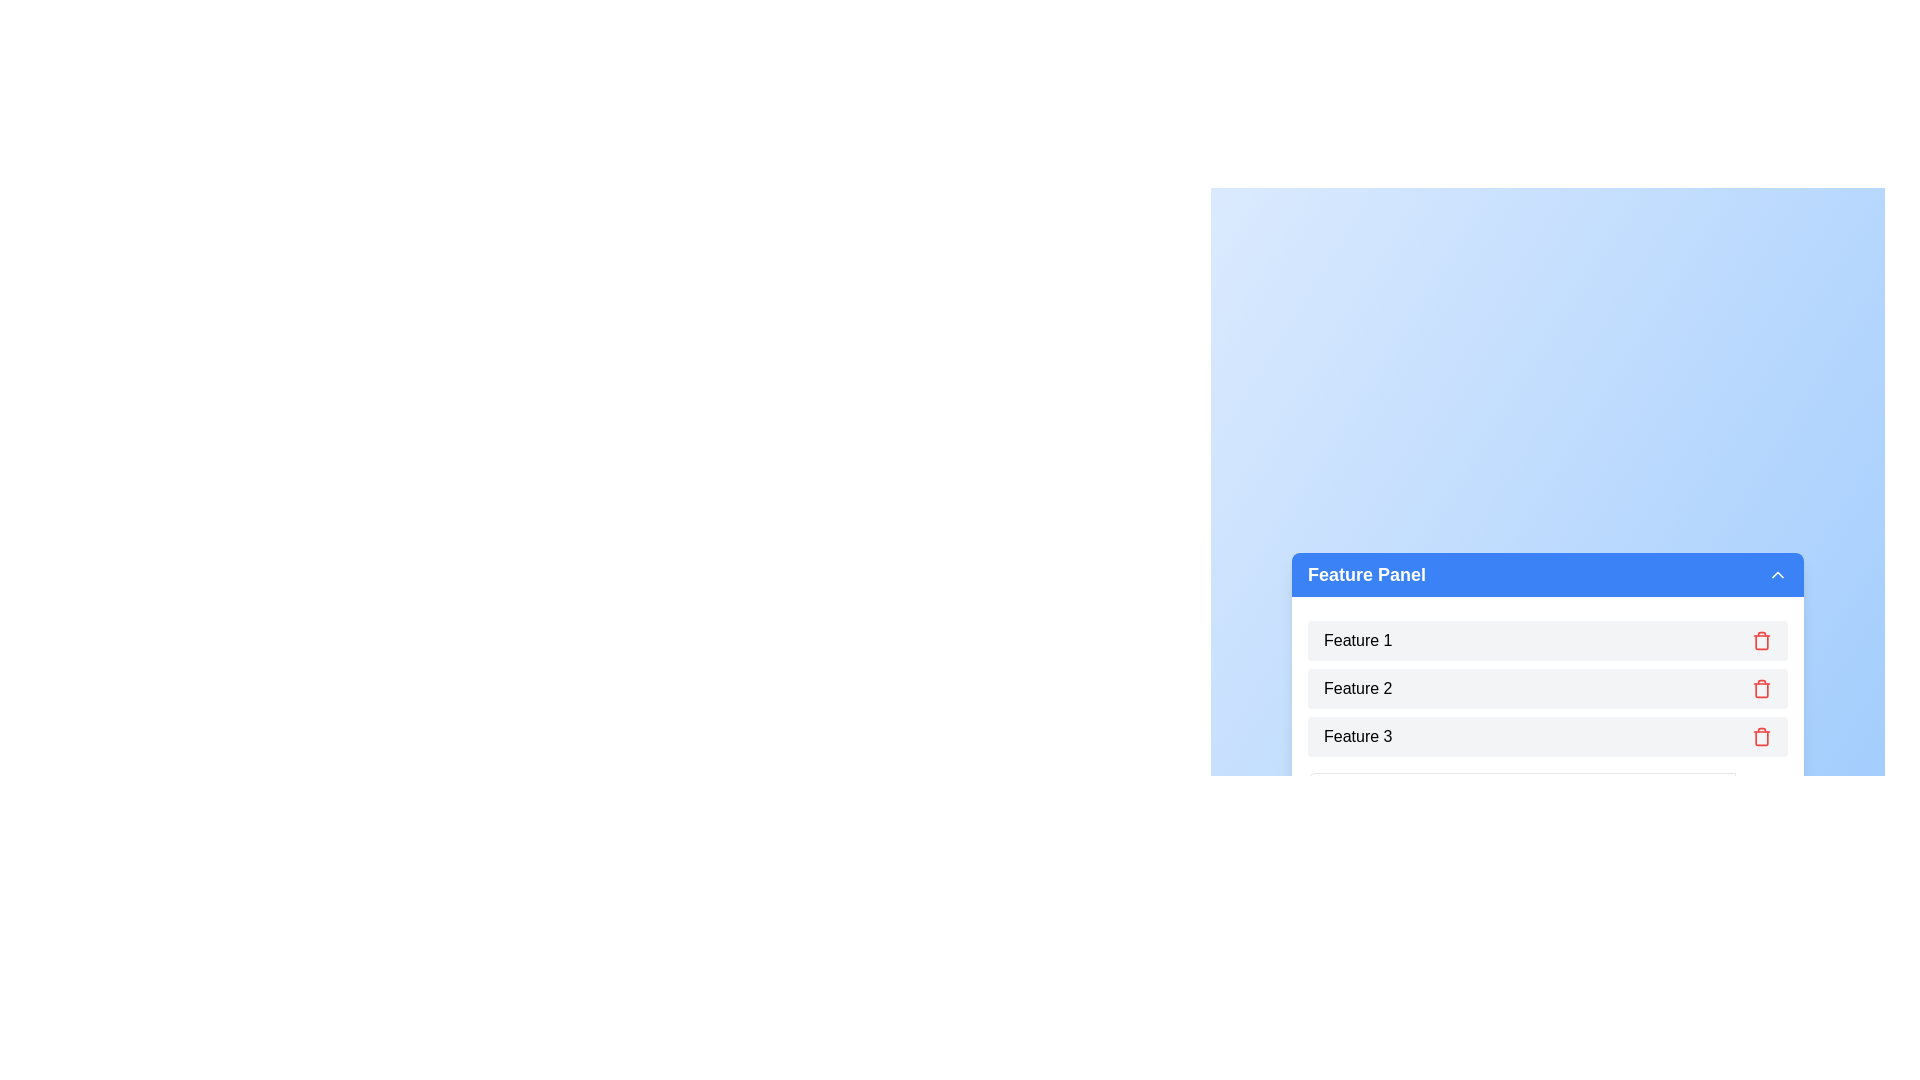  I want to click on the text 'Feature 2' in the horizontally-aligned list item for further actions, so click(1547, 688).